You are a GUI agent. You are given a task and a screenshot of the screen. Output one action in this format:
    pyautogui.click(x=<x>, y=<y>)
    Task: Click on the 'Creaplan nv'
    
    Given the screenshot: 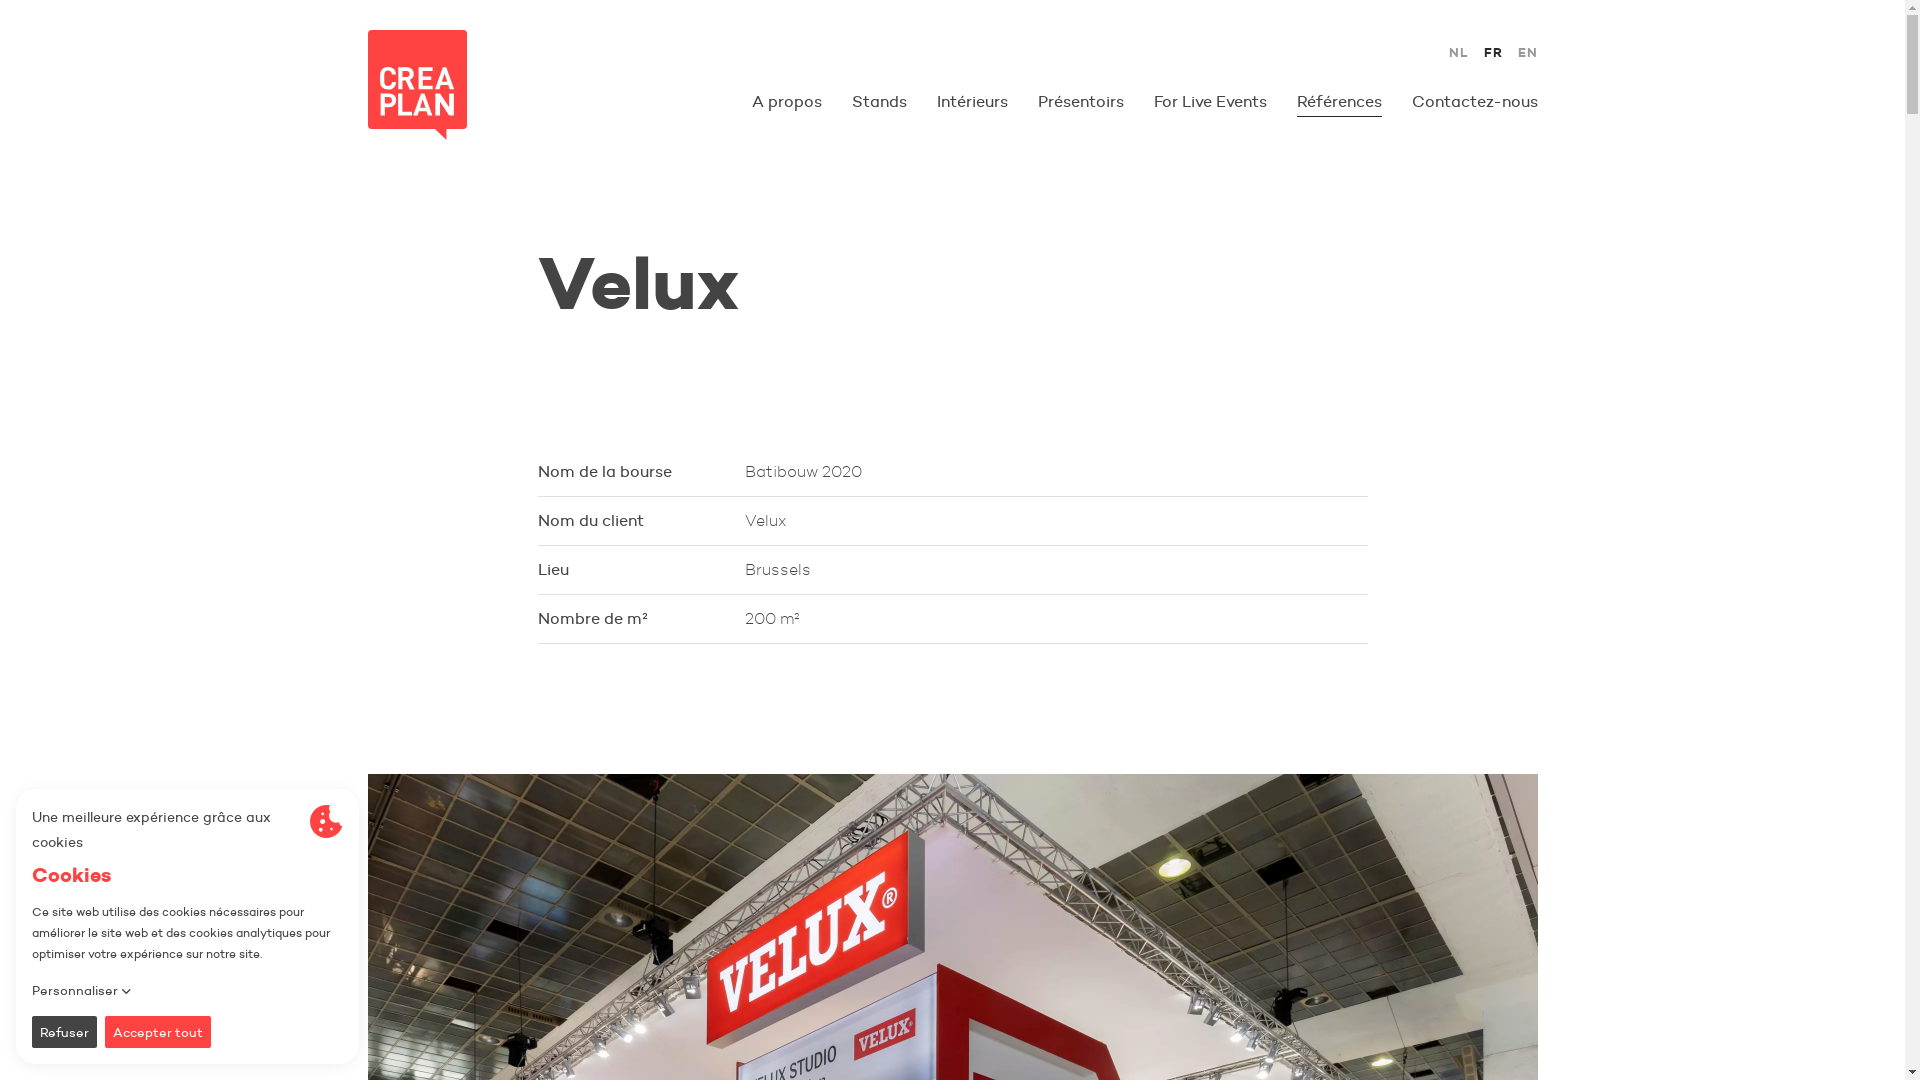 What is the action you would take?
    pyautogui.click(x=416, y=83)
    